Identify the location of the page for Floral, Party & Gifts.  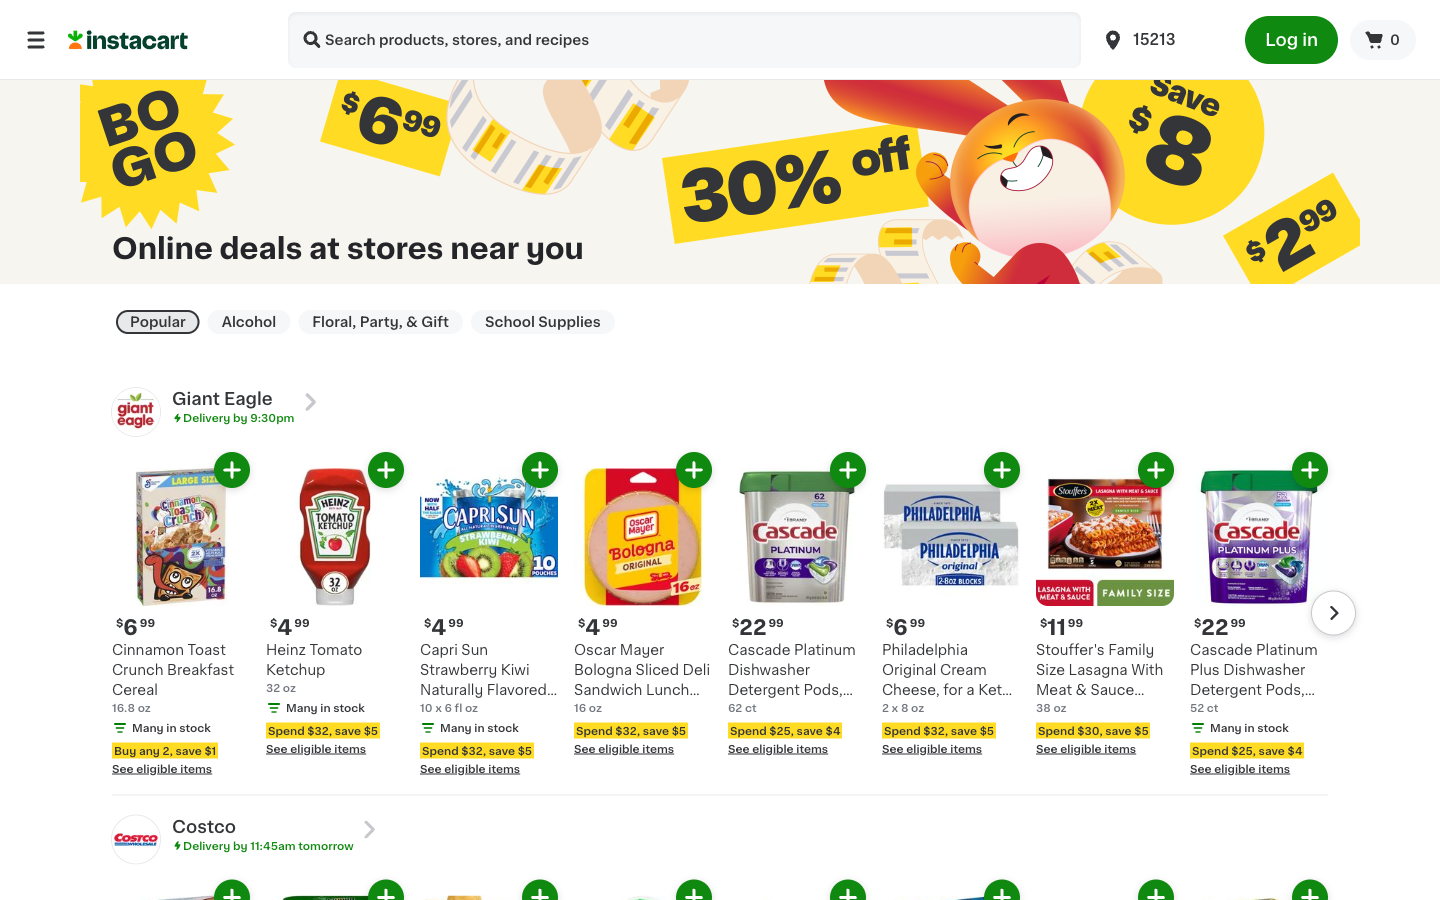
(379, 321).